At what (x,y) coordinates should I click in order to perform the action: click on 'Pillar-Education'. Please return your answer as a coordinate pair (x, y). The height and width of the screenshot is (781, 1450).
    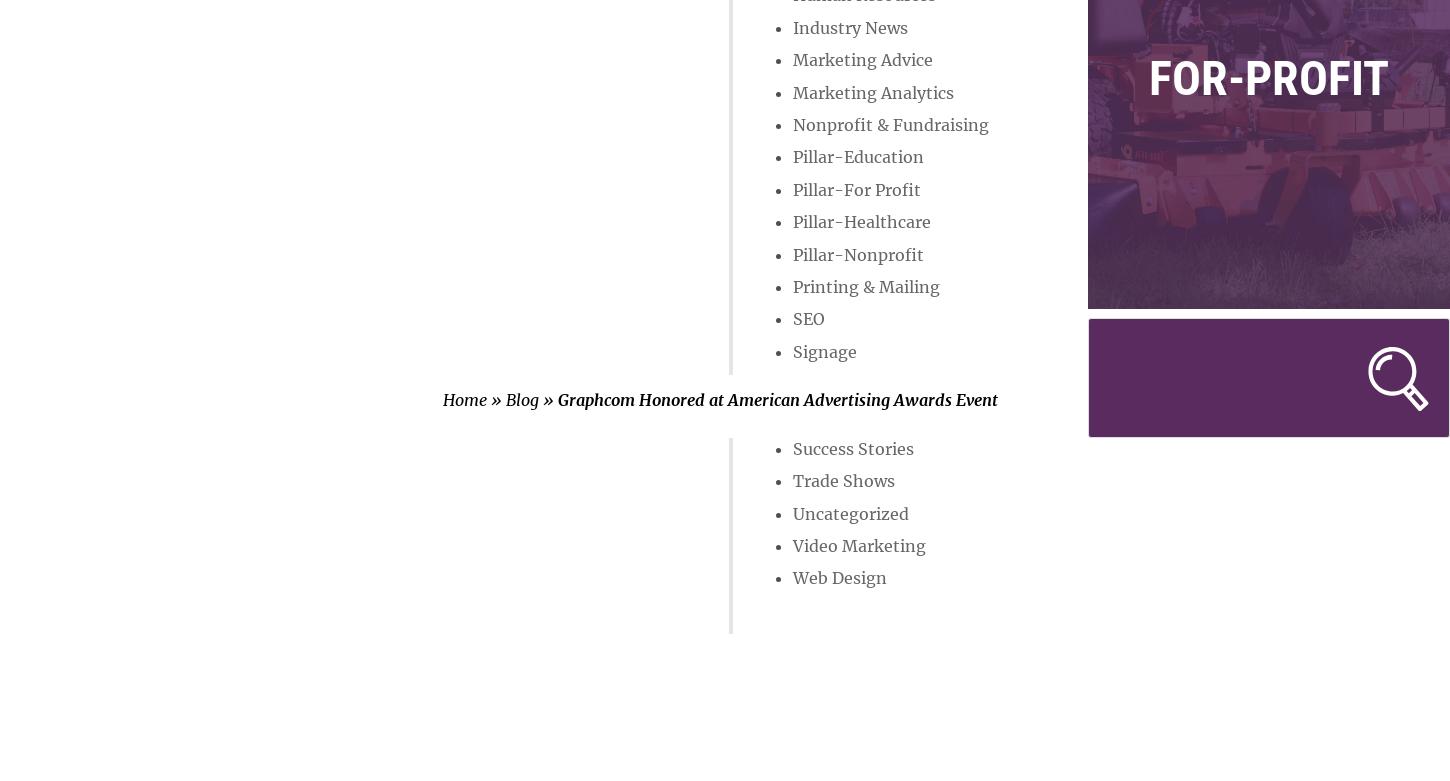
    Looking at the image, I should click on (856, 155).